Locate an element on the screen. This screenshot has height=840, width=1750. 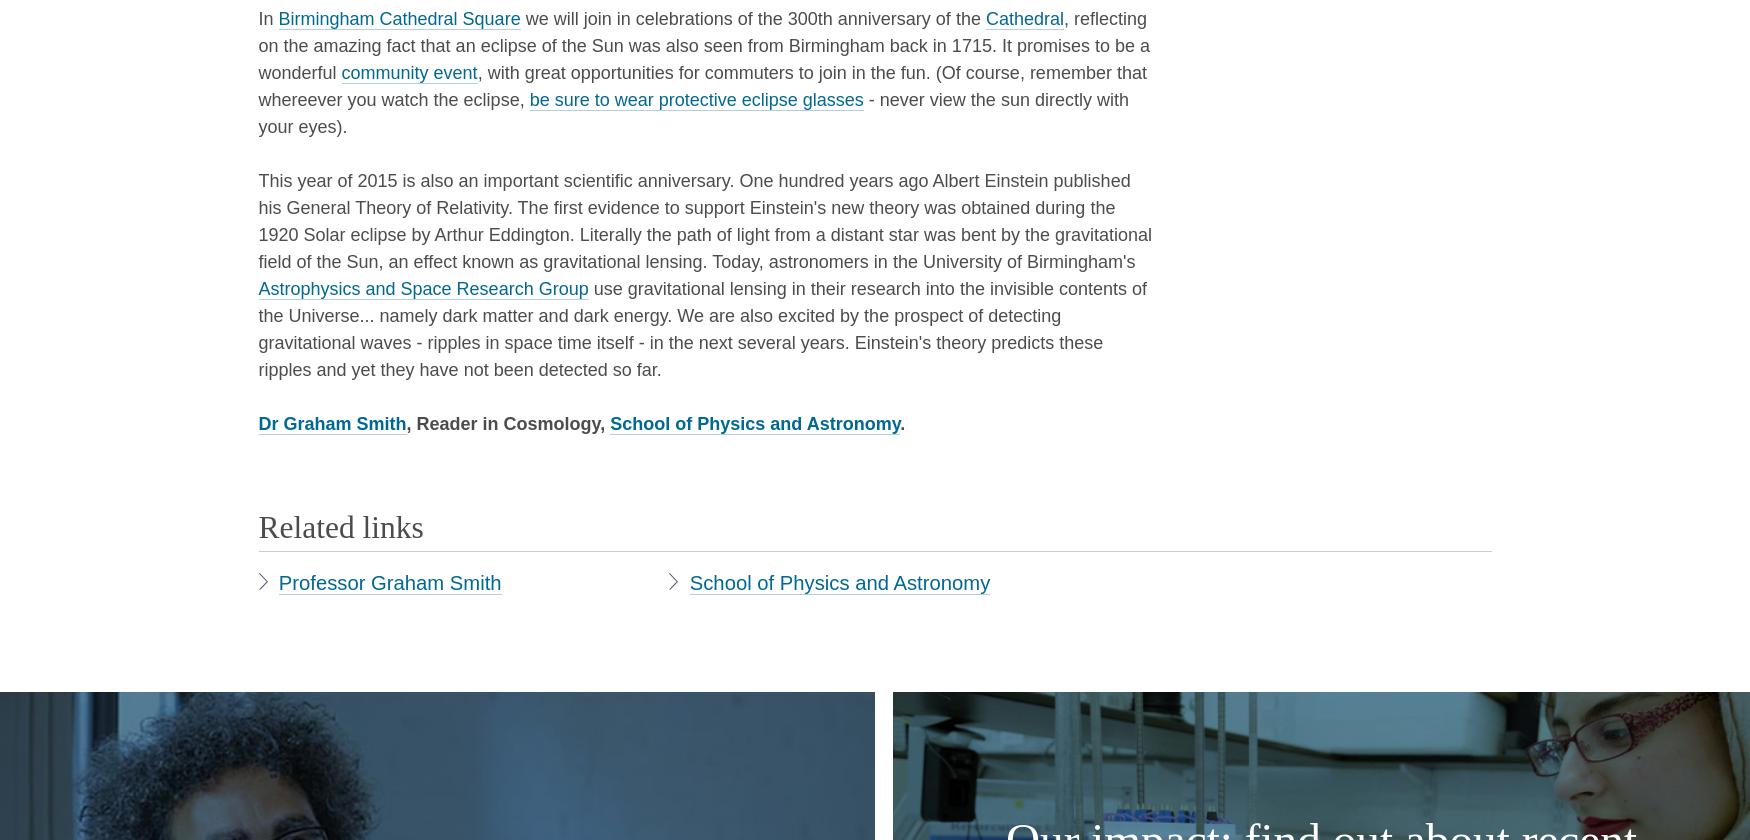
'Dr Graham Smith' is located at coordinates (331, 423).